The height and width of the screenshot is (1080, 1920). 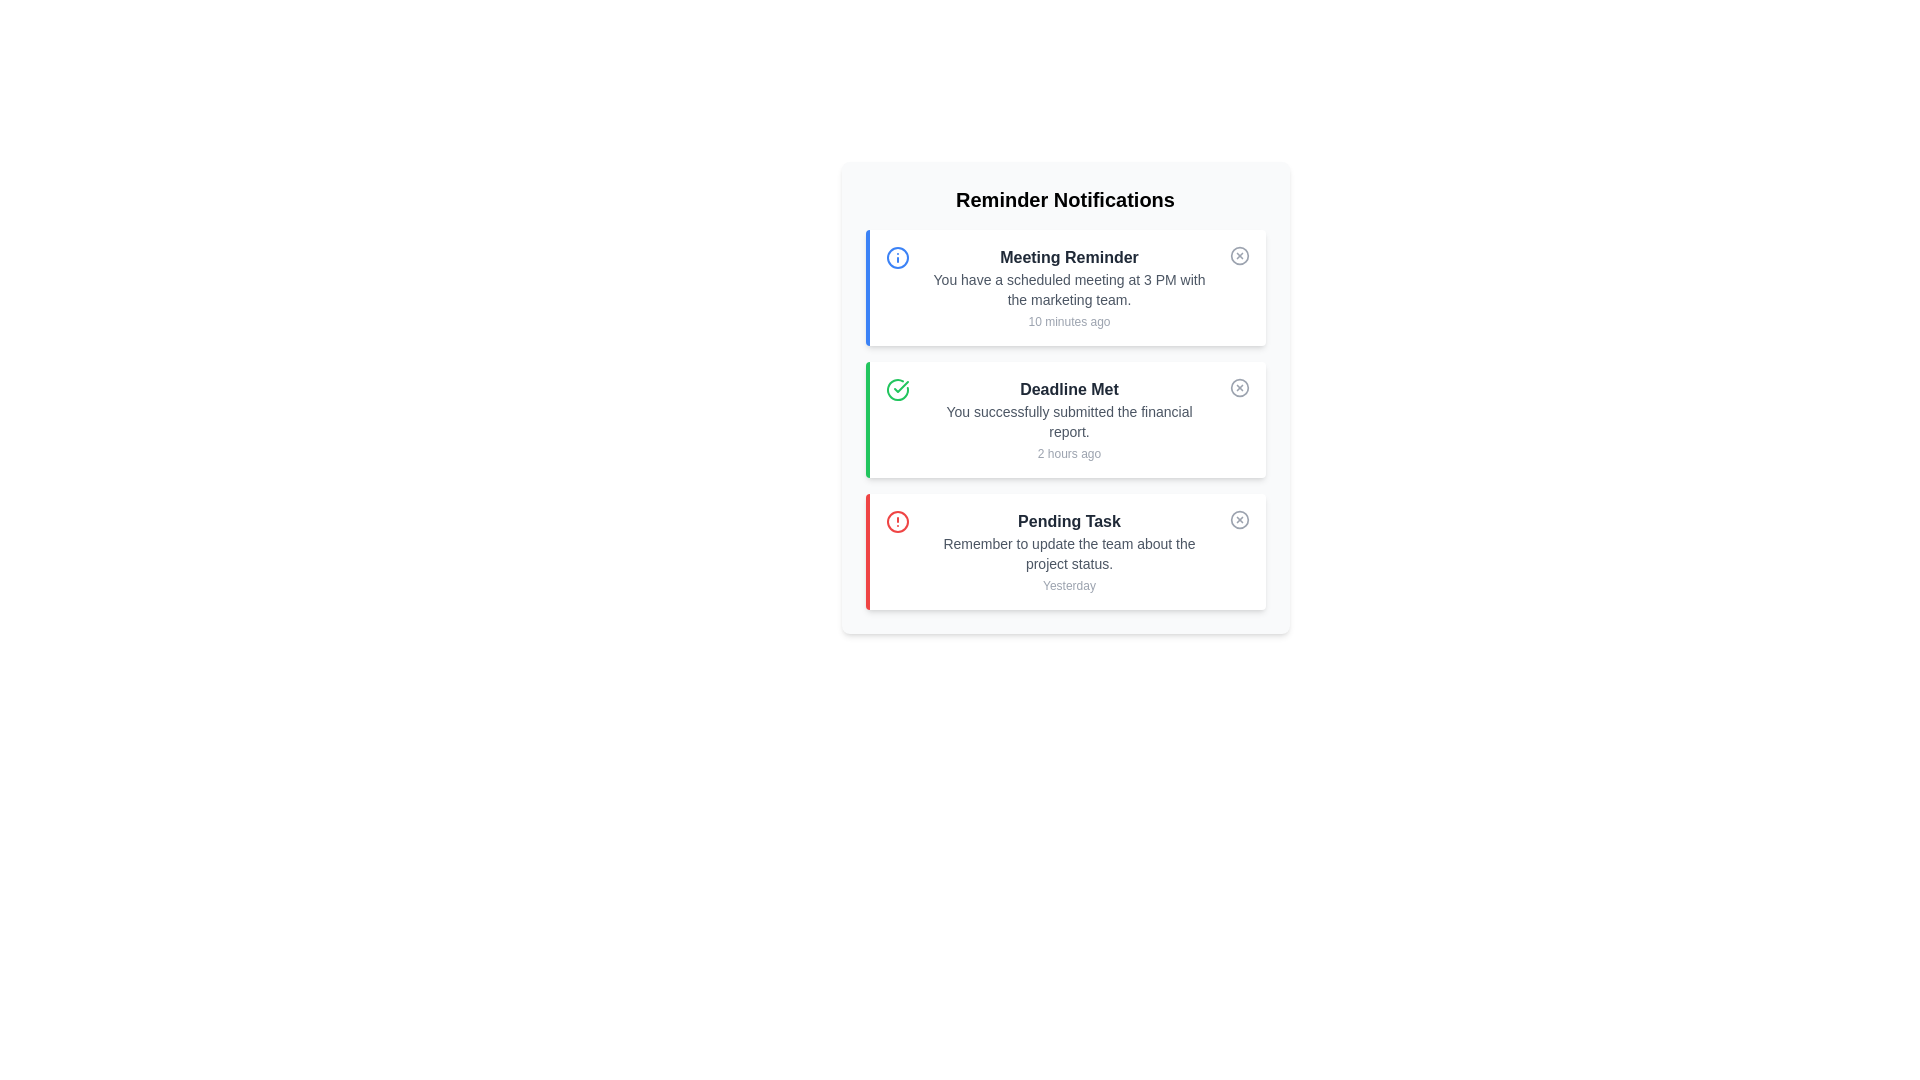 I want to click on the small gray text element that reads '2 hours ago', located below the primary notification content in the 'Deadline Met' card, so click(x=1068, y=454).